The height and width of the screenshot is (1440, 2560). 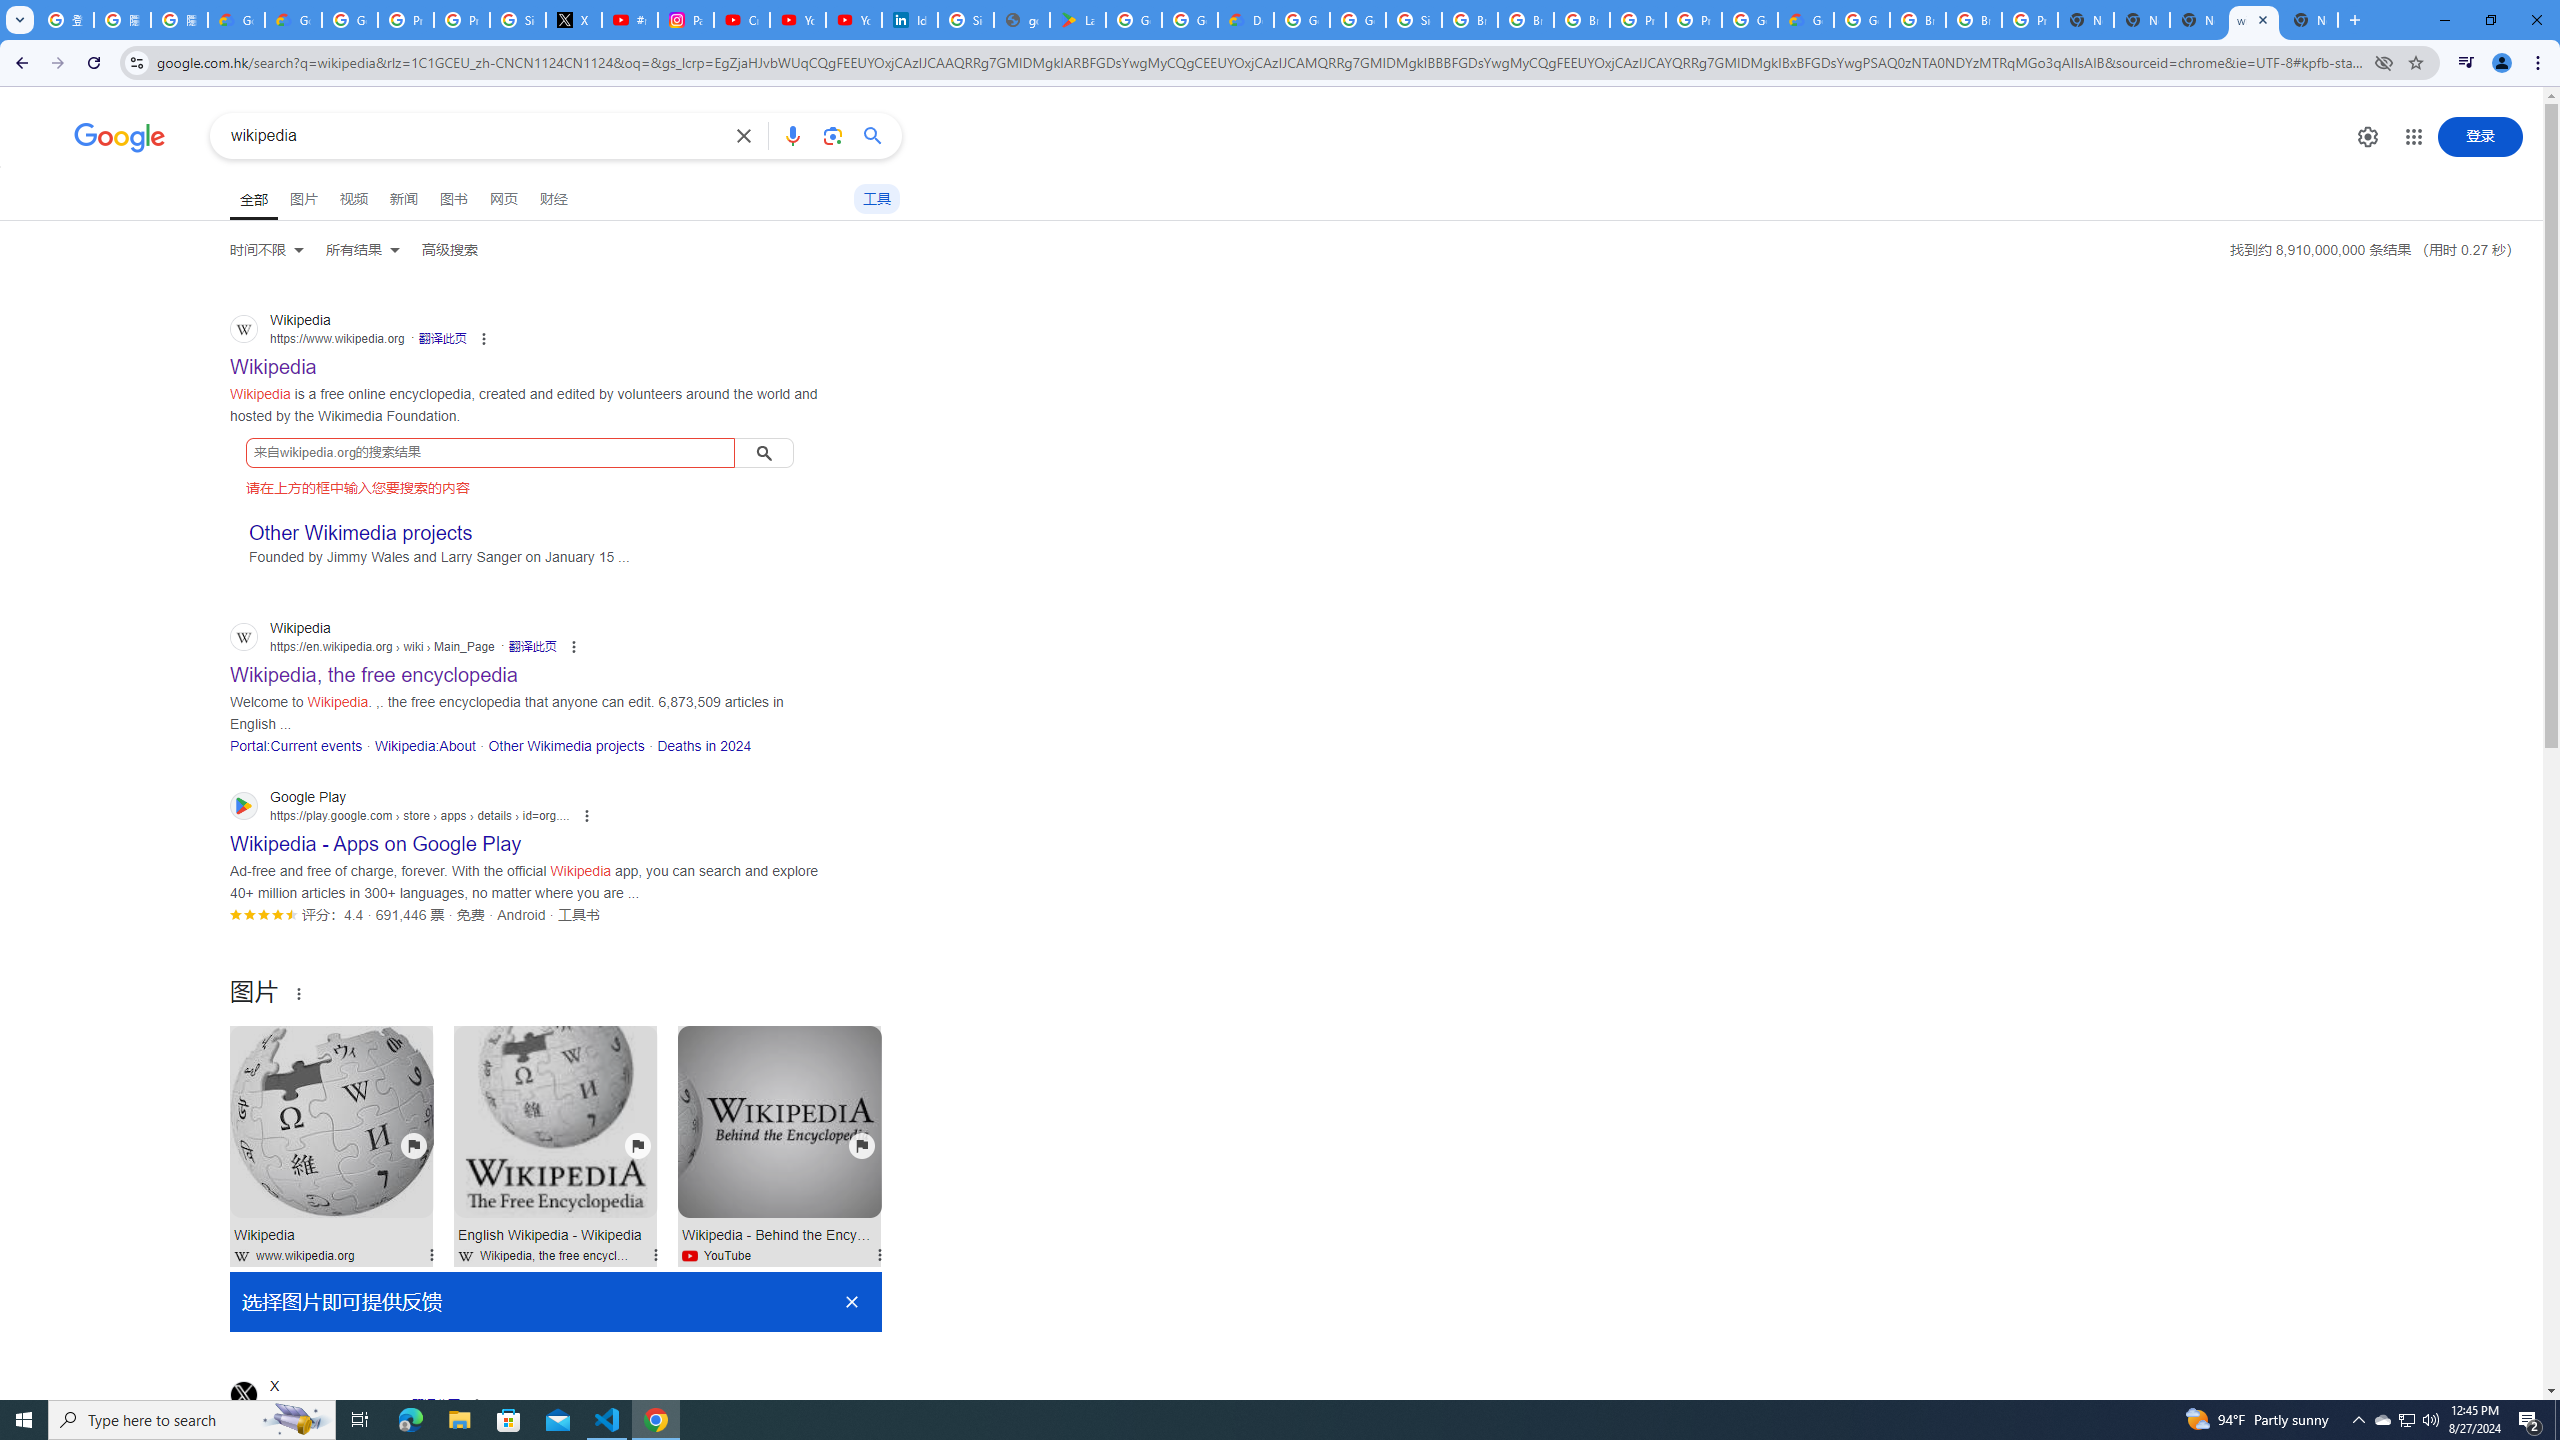 I want to click on 'google_privacy_policy_en.pdf', so click(x=1022, y=19).